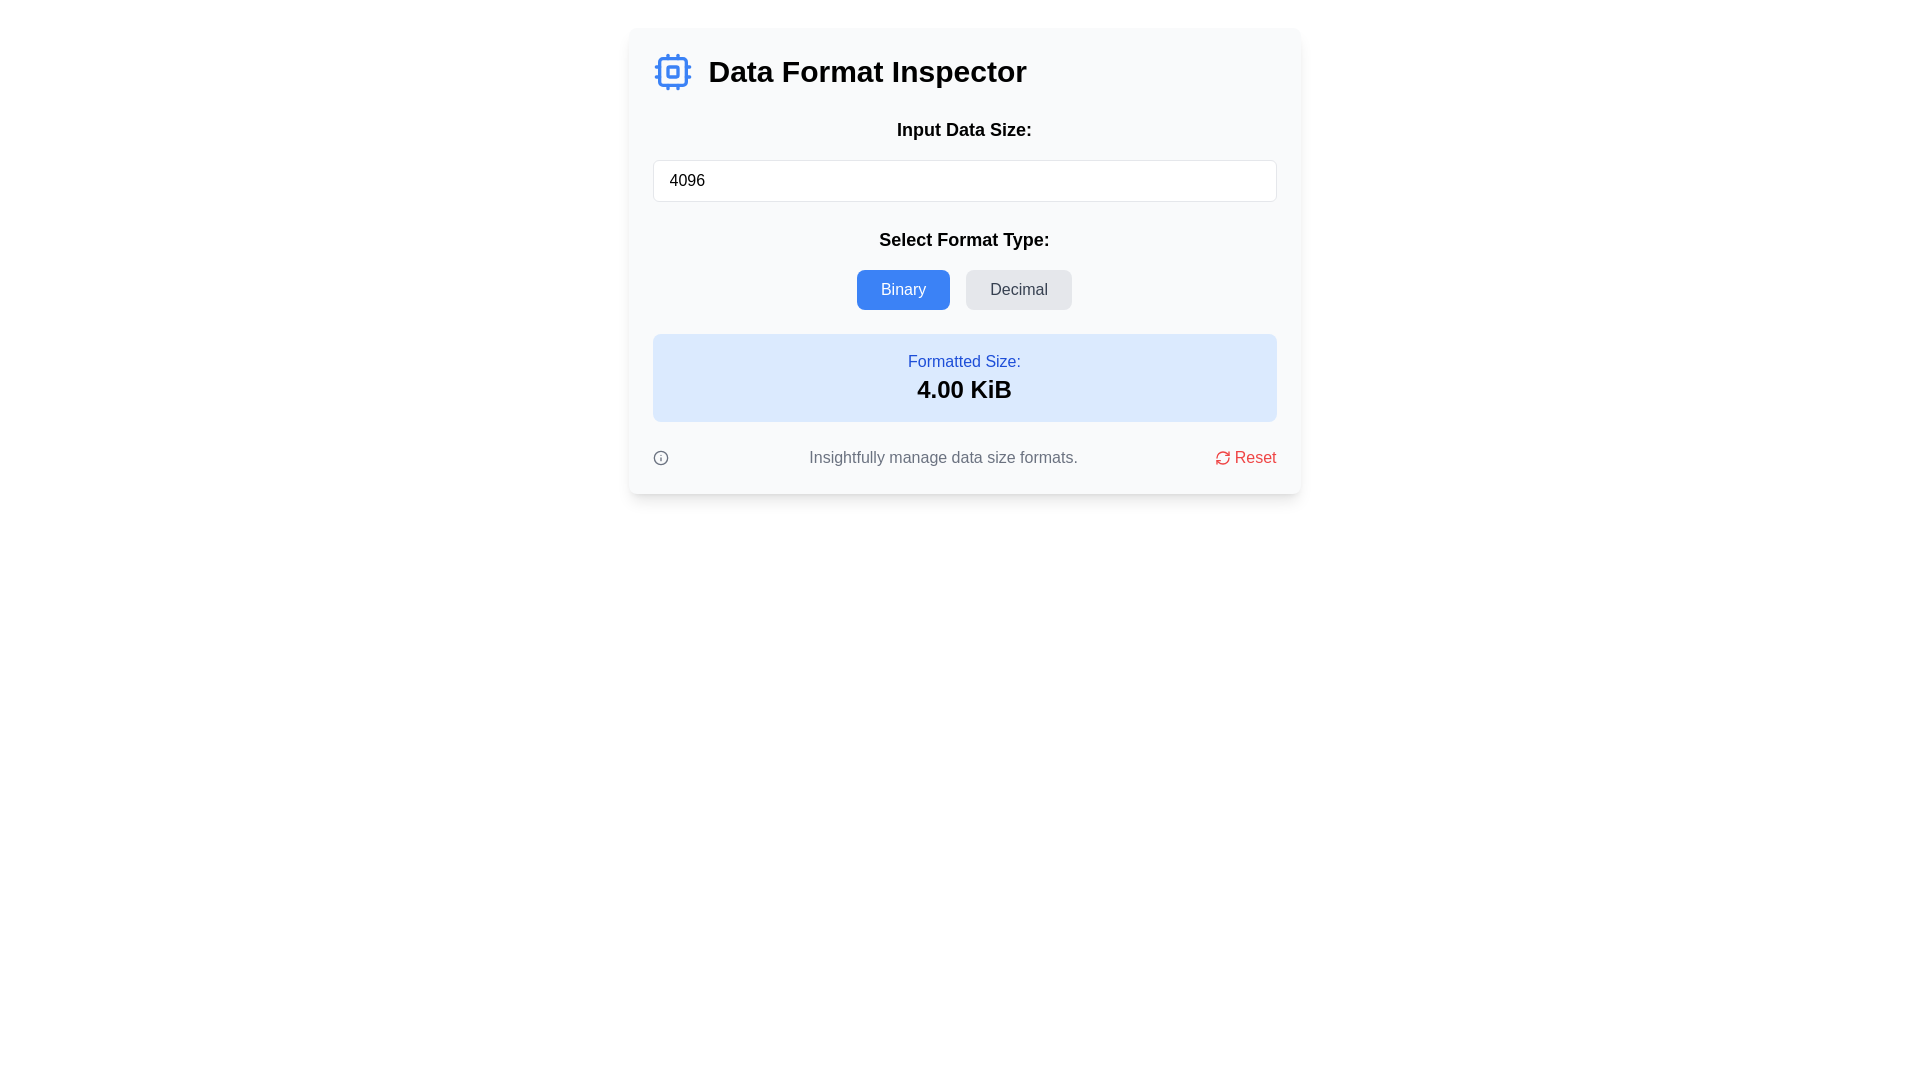 This screenshot has width=1920, height=1080. Describe the element at coordinates (902, 289) in the screenshot. I see `the blue rectangular button labeled 'Binary' with white text` at that location.